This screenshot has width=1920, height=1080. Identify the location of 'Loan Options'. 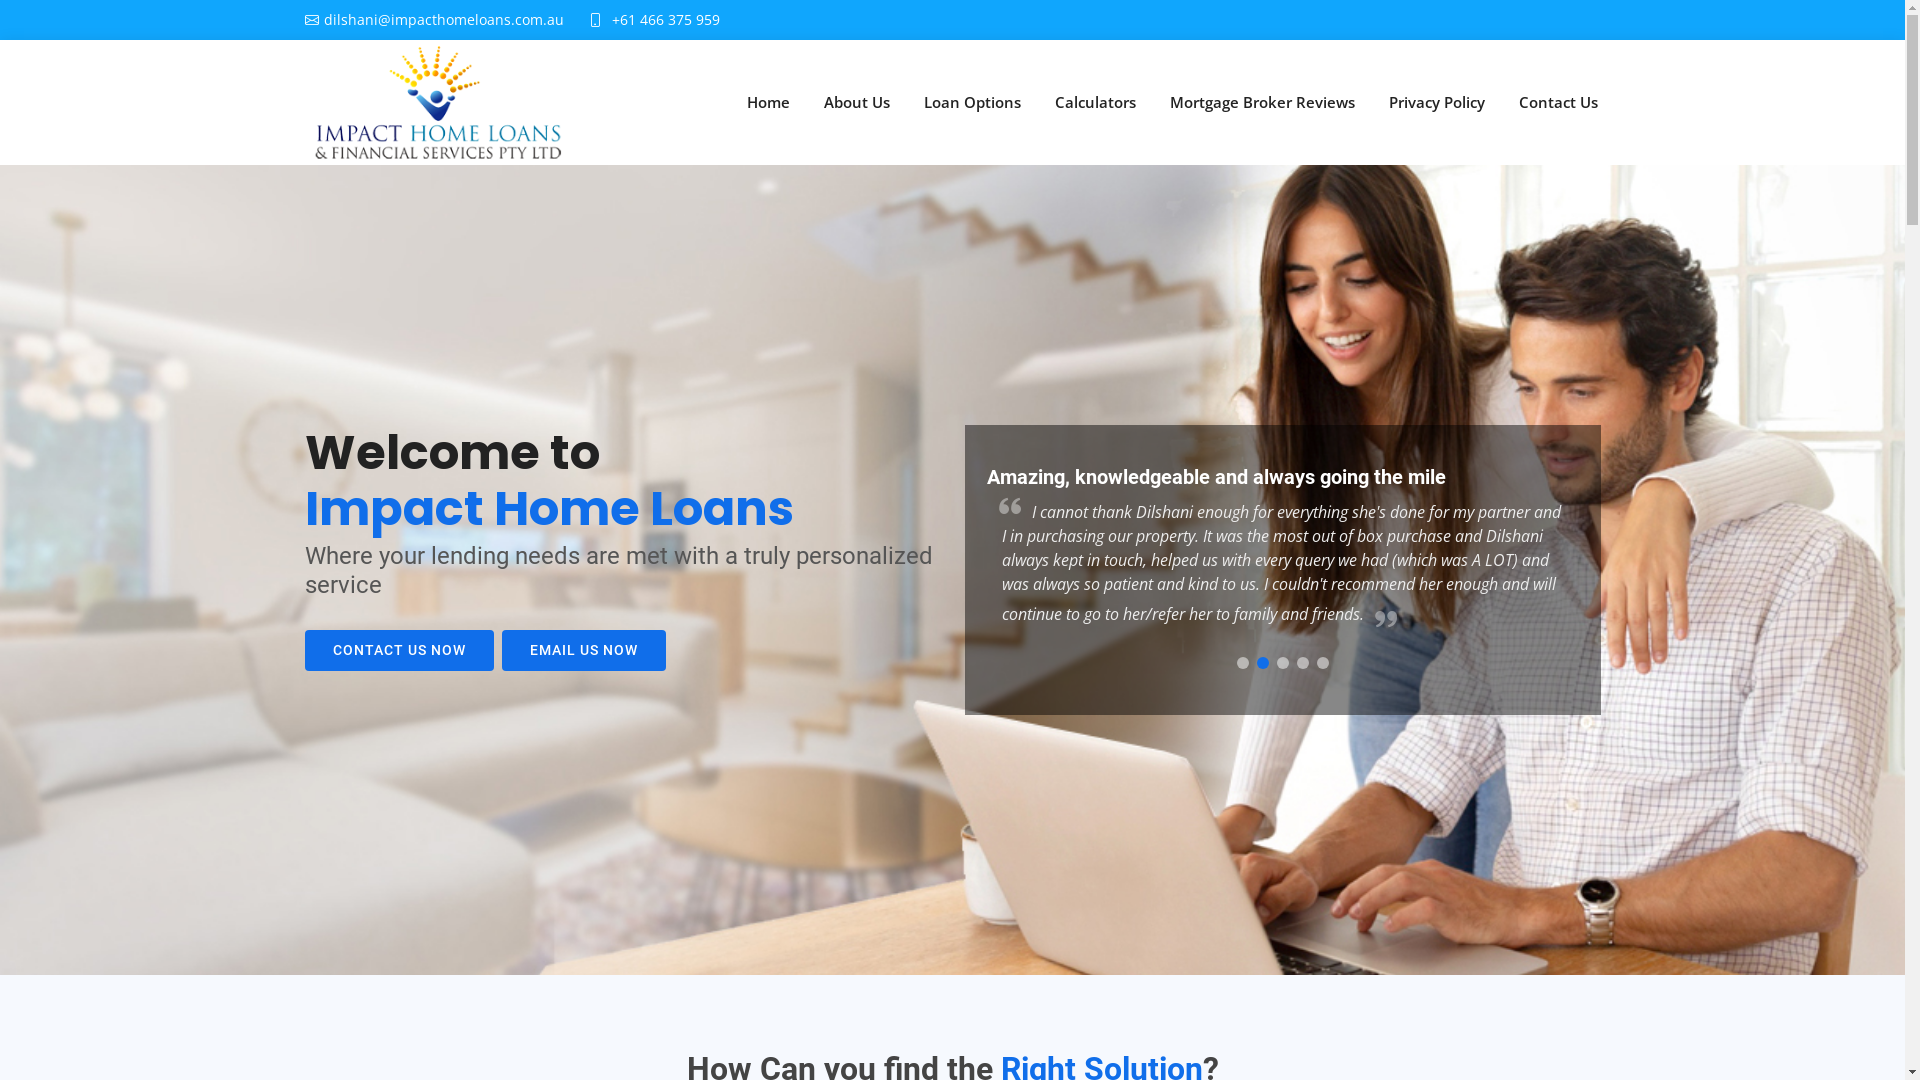
(919, 102).